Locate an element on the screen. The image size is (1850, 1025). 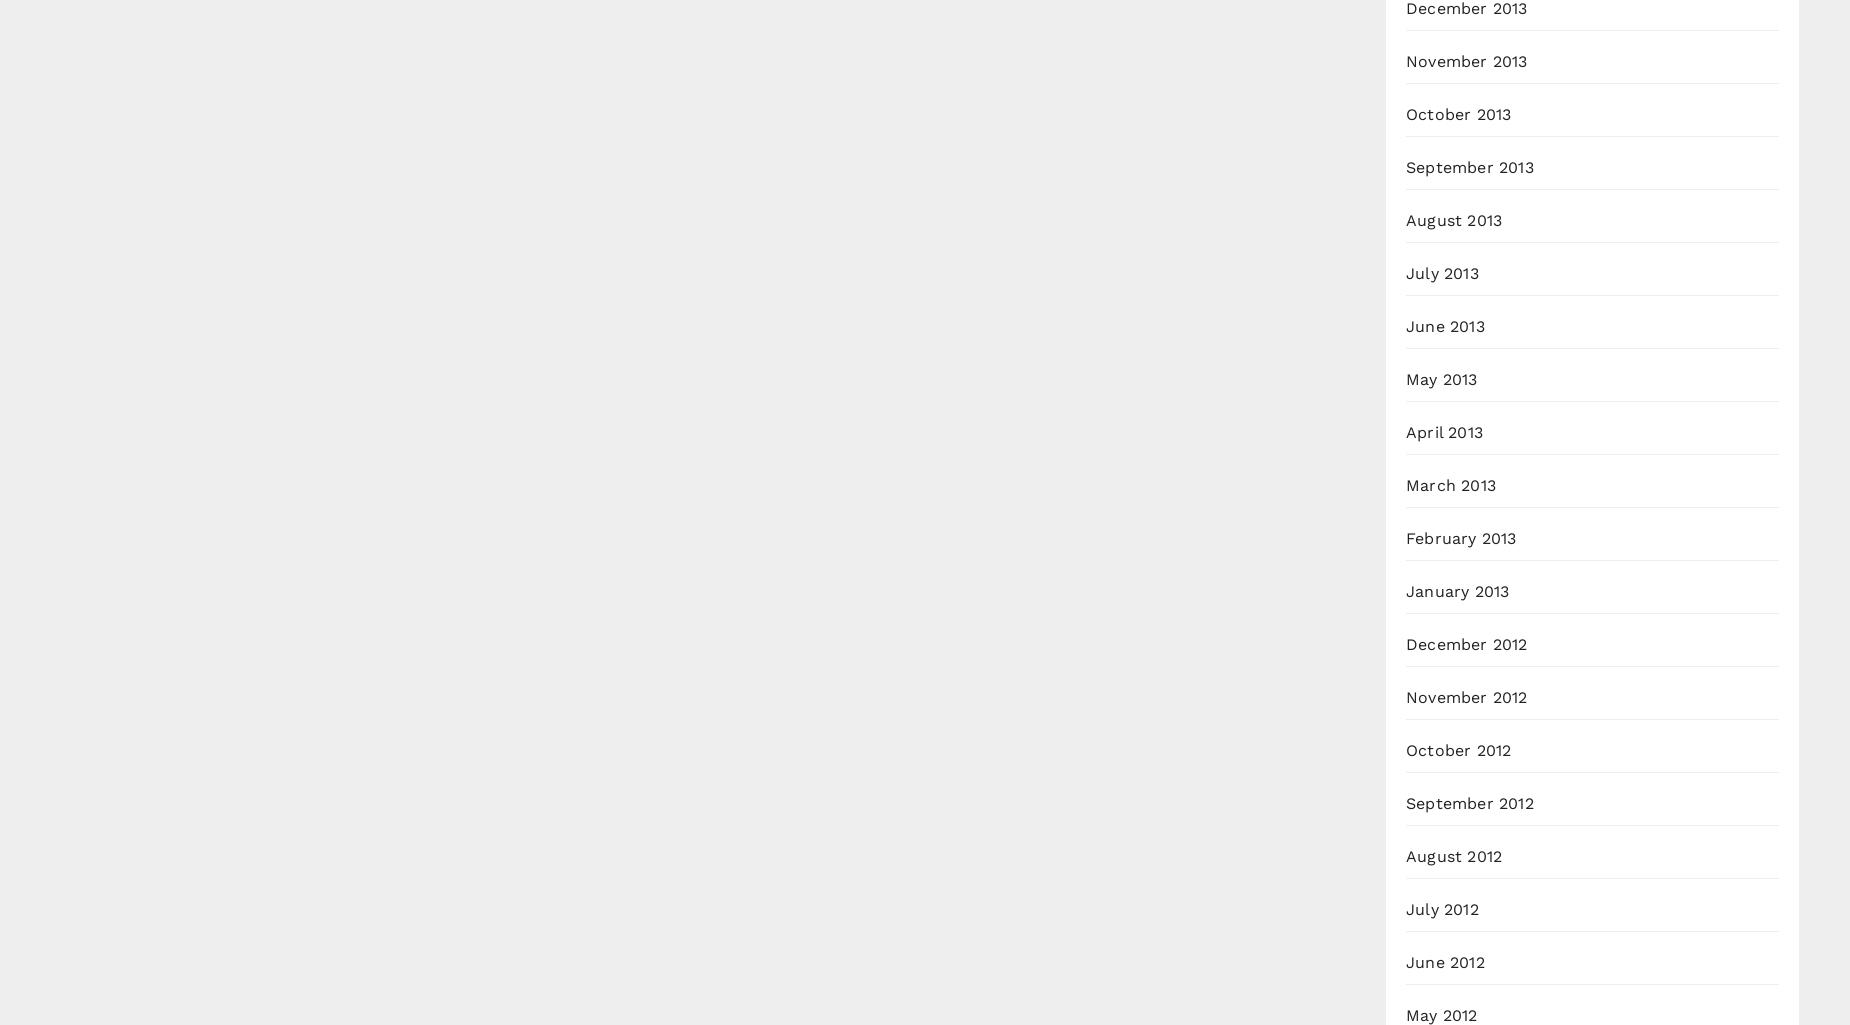
'November 2013' is located at coordinates (1466, 60).